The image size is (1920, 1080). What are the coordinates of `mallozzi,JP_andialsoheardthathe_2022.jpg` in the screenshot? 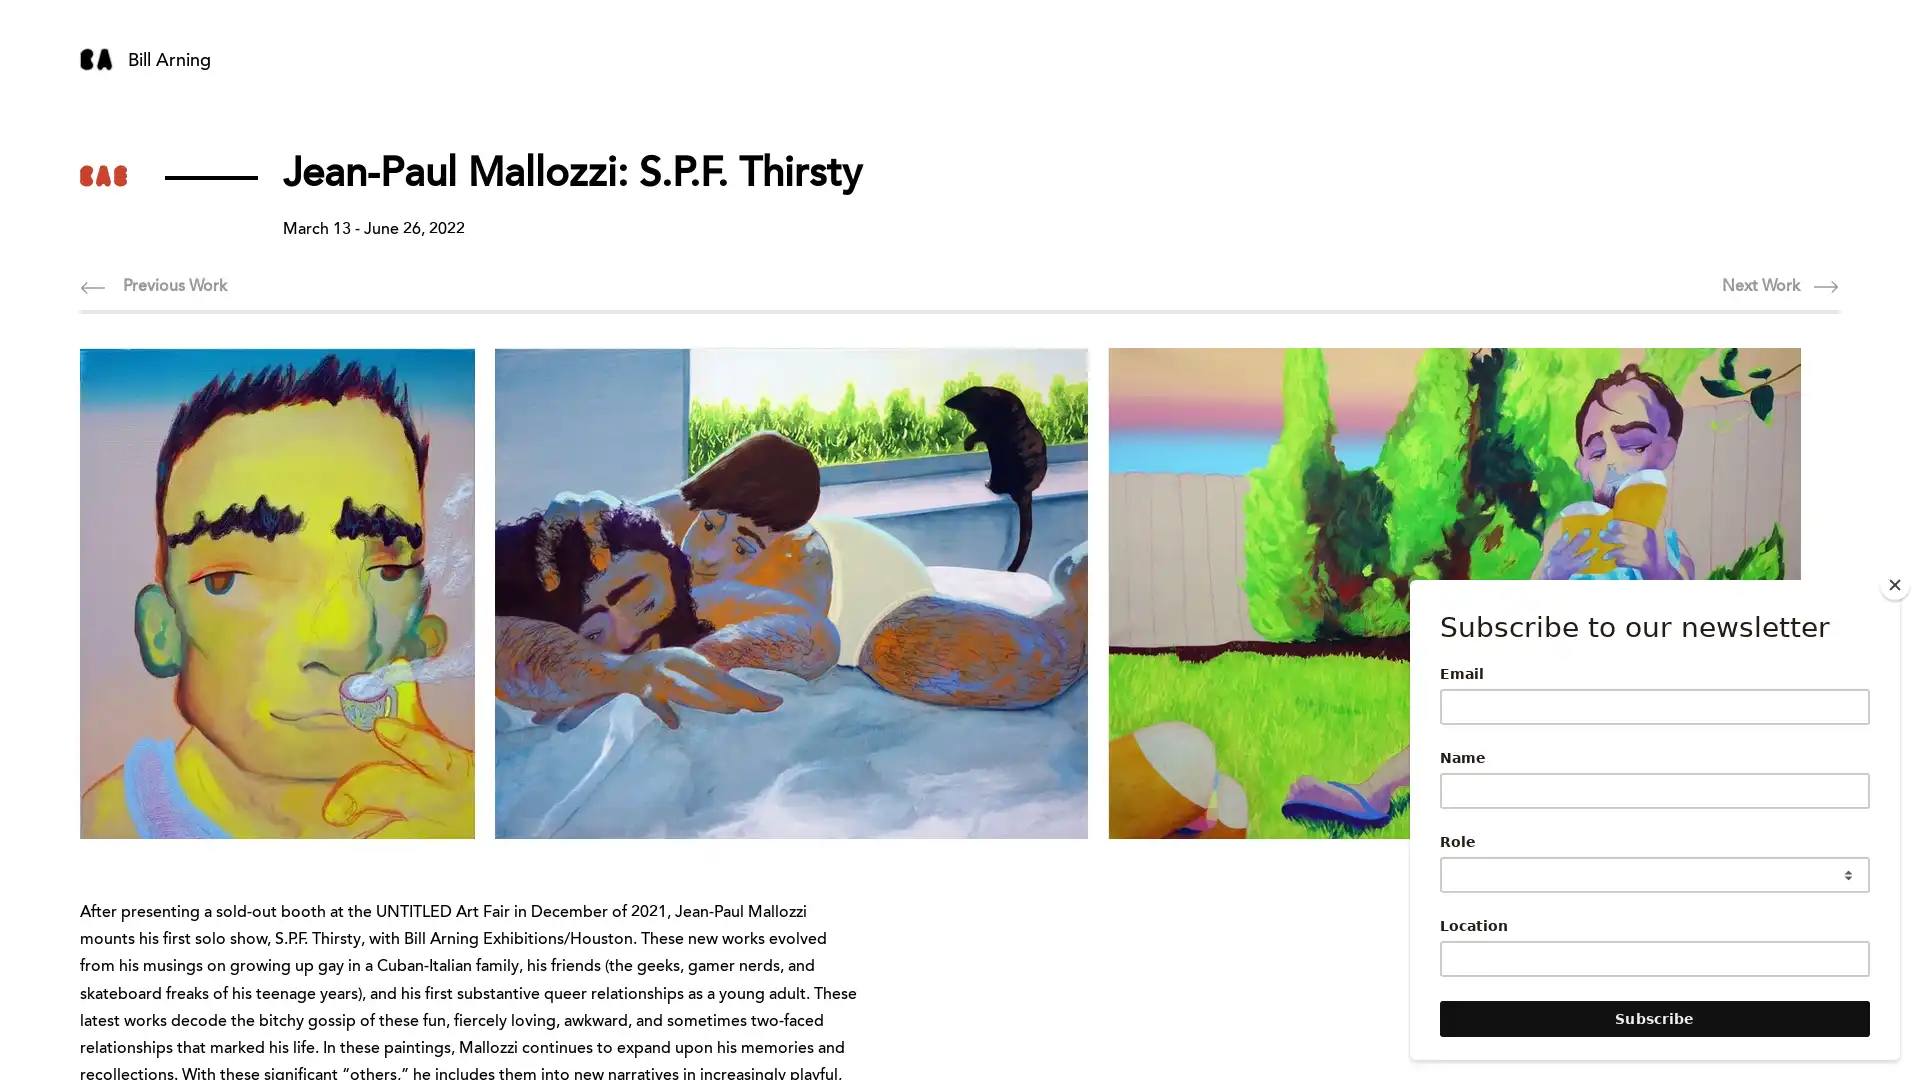 It's located at (276, 592).